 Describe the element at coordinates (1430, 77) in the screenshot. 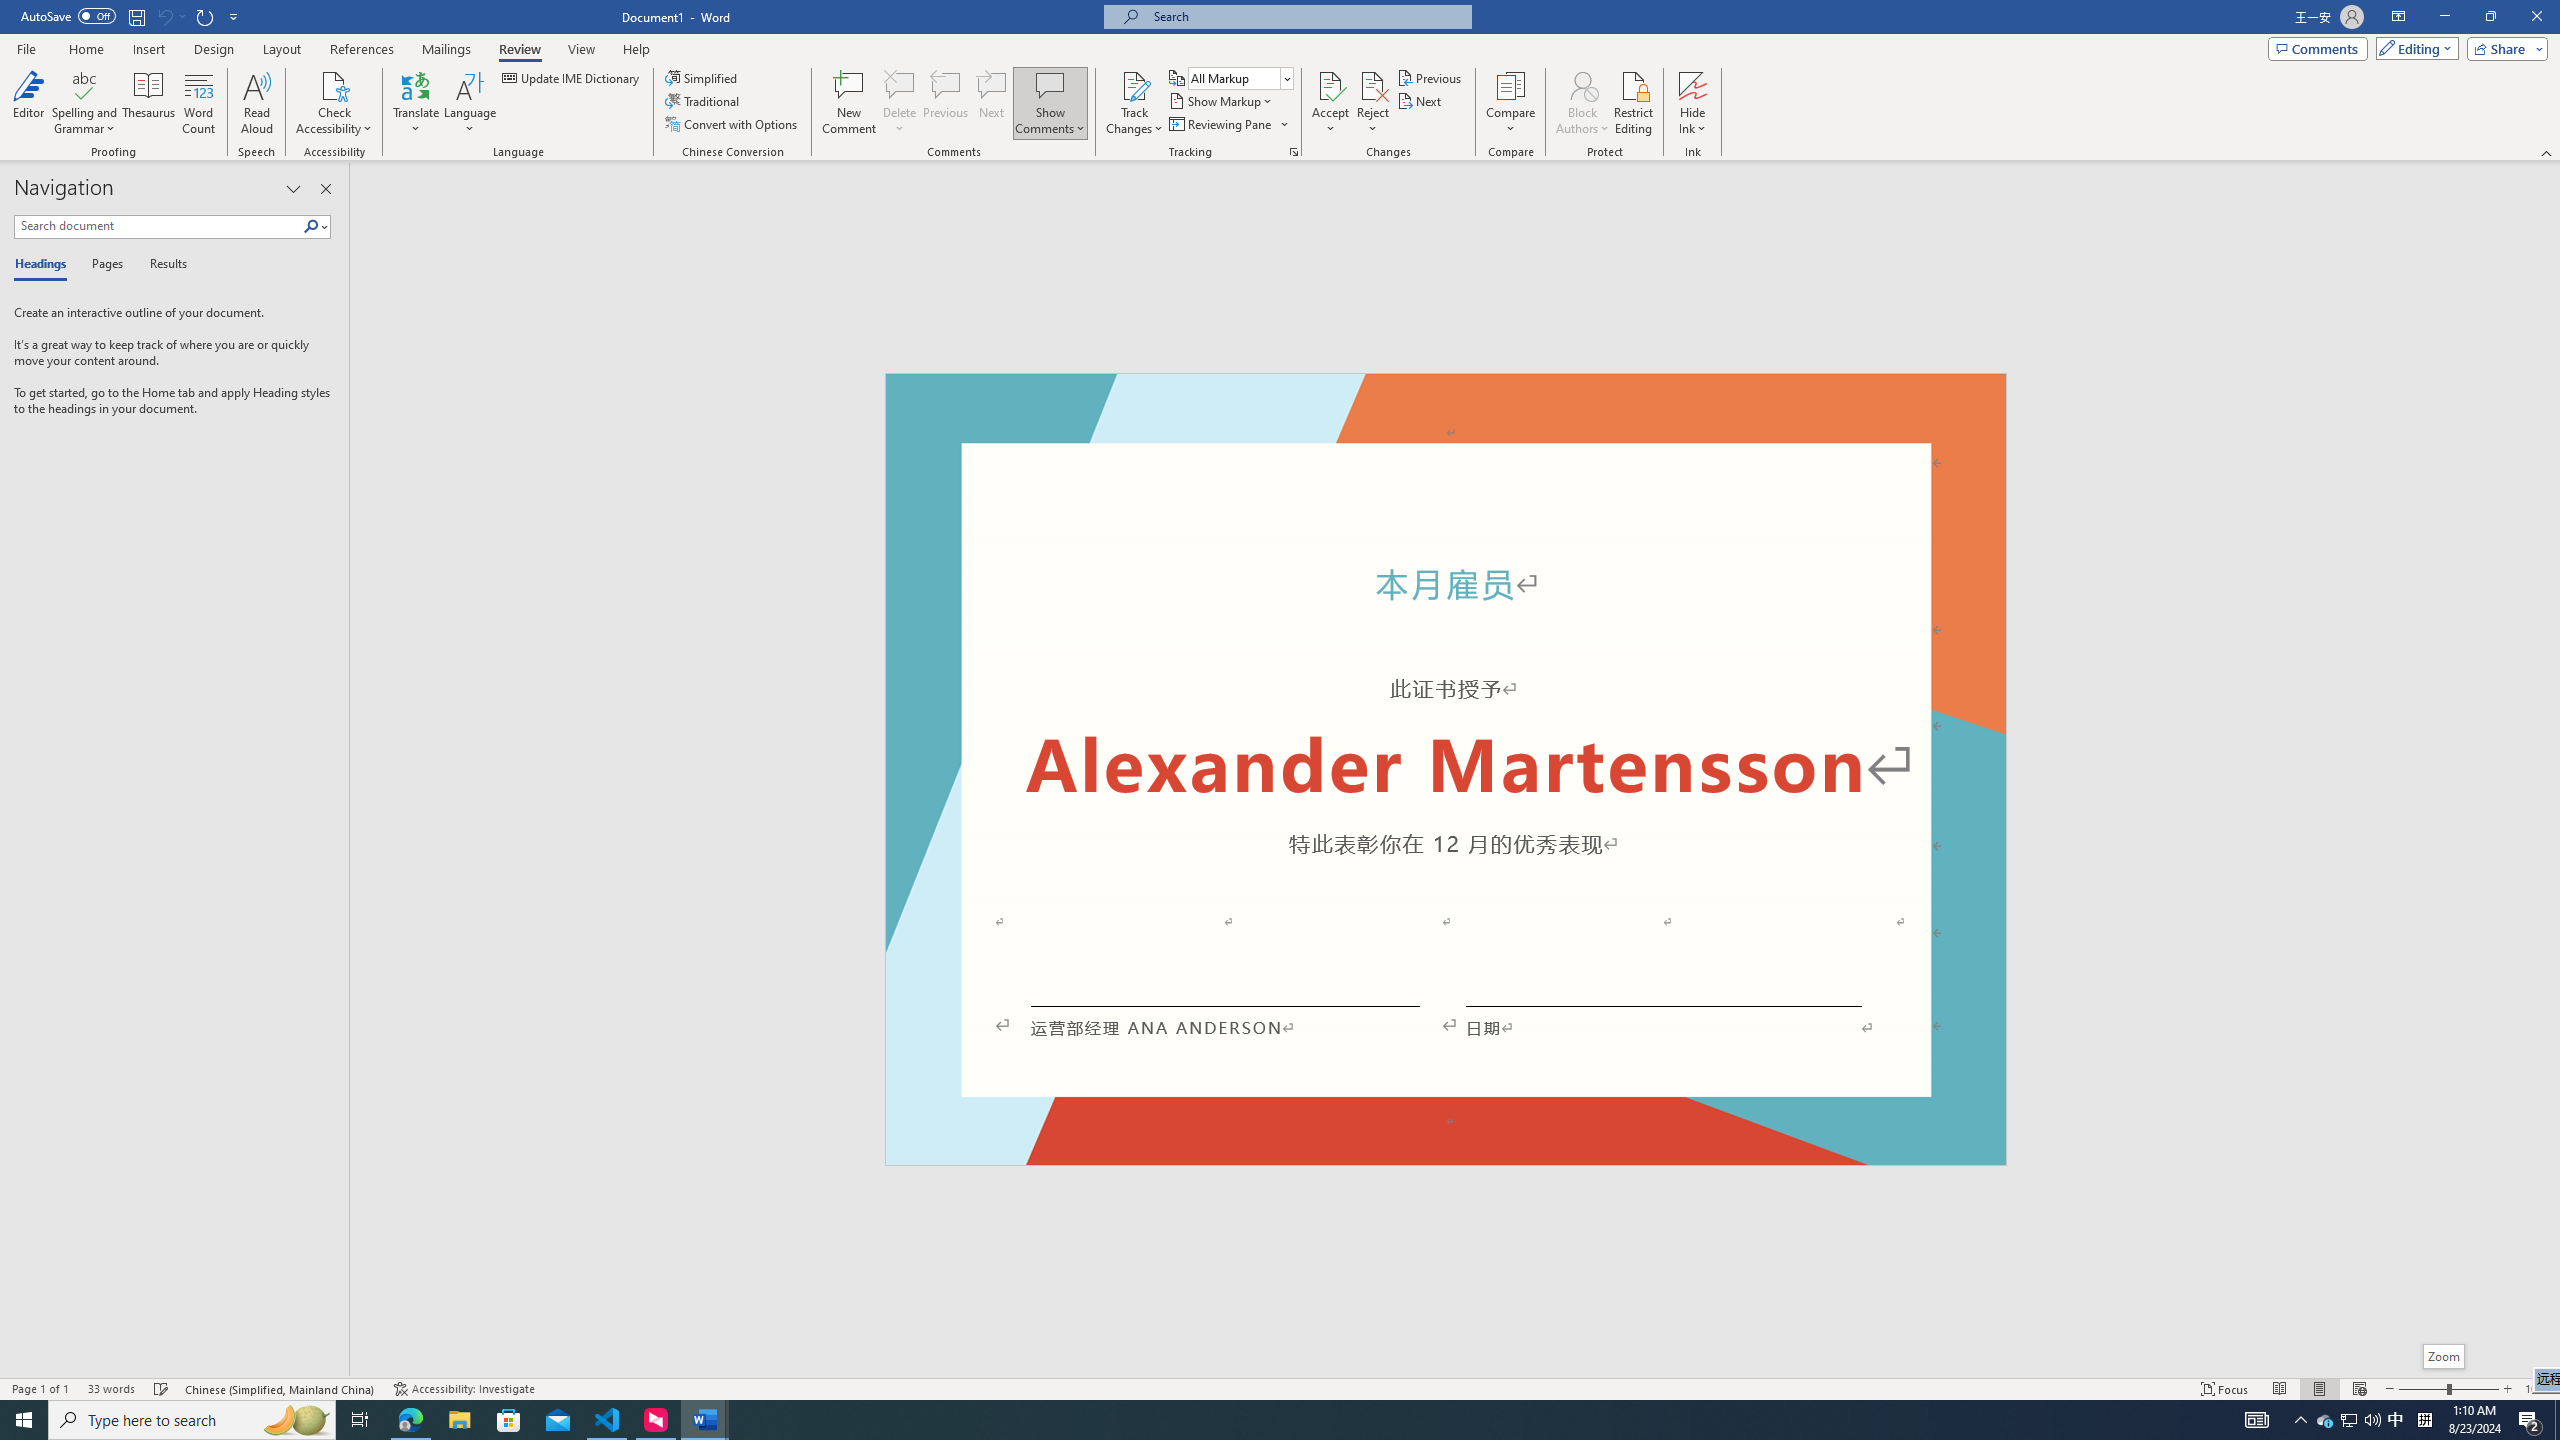

I see `'Previous'` at that location.